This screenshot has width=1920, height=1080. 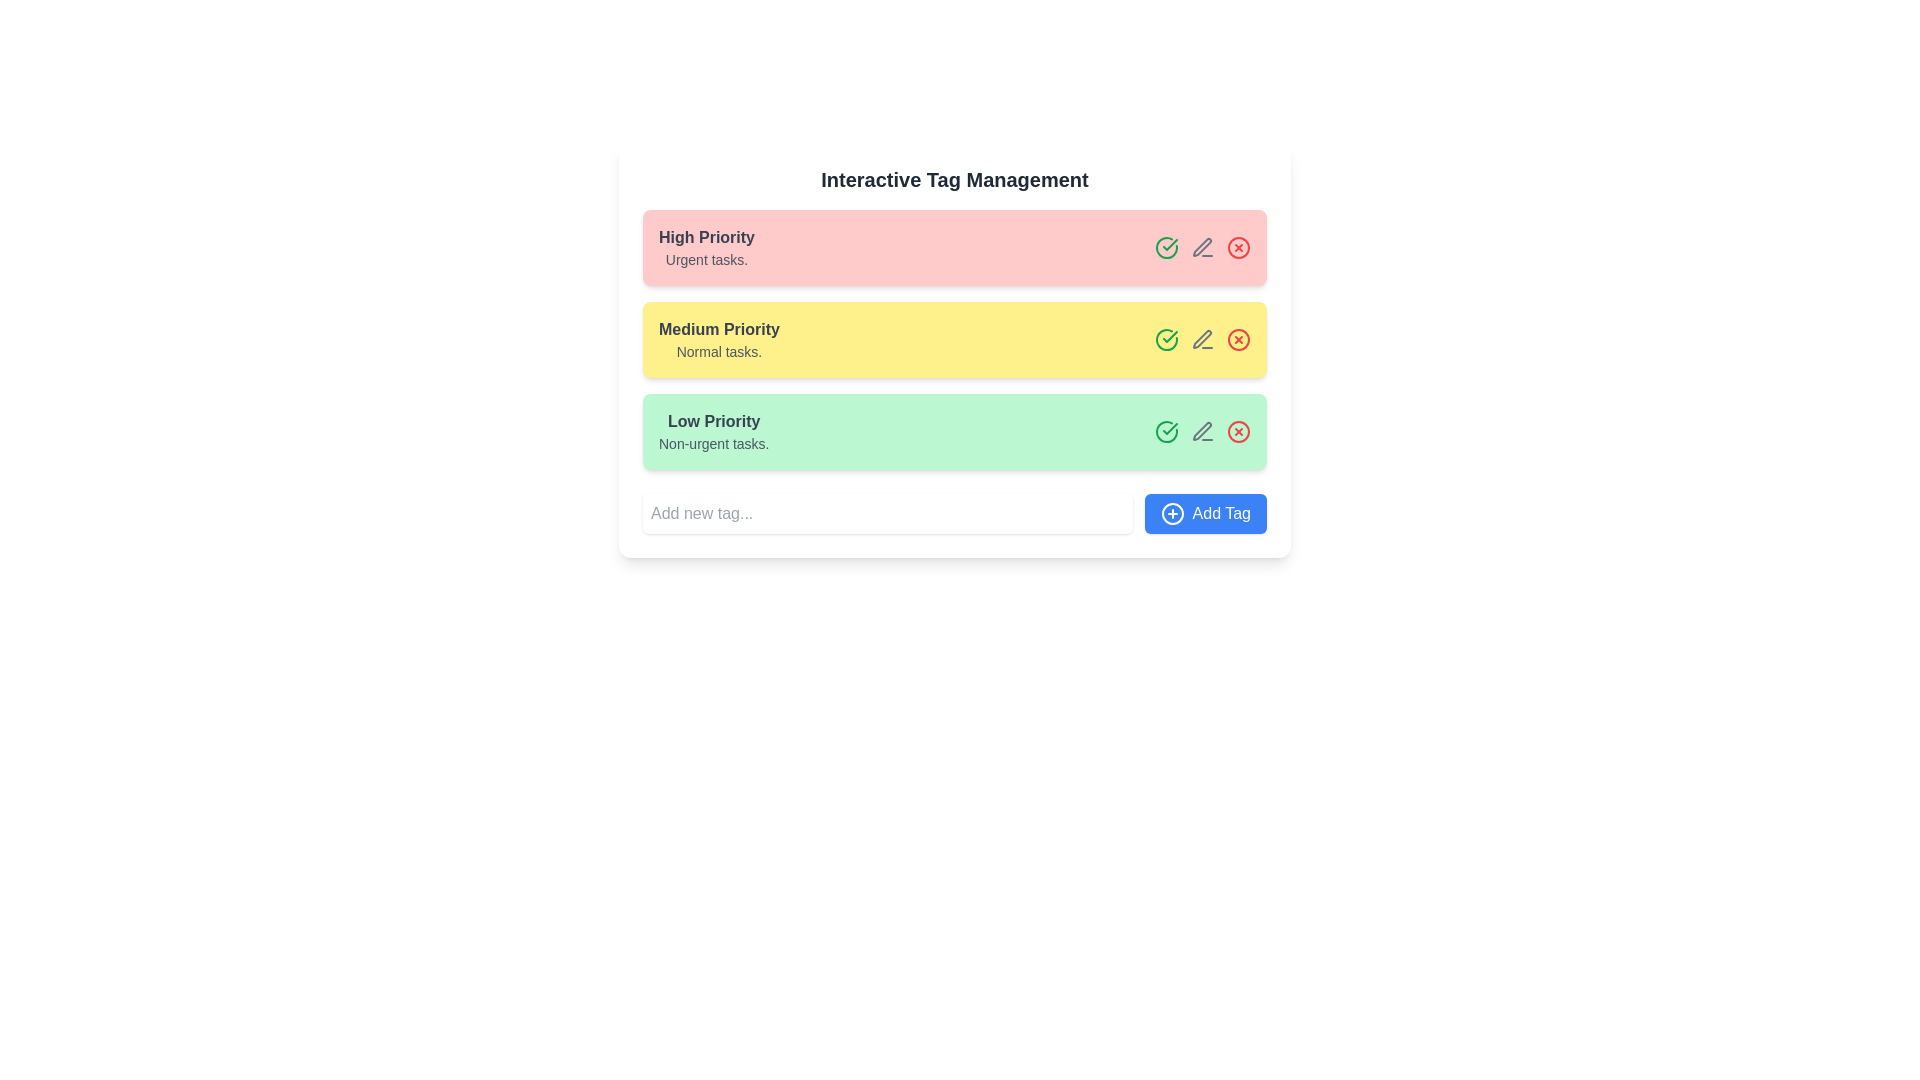 What do you see at coordinates (1204, 512) in the screenshot?
I see `the rectangular button with rounded edges, styled in blue with white text "Add Tag" and a plus sign icon, located at the rightmost end of the layout` at bounding box center [1204, 512].